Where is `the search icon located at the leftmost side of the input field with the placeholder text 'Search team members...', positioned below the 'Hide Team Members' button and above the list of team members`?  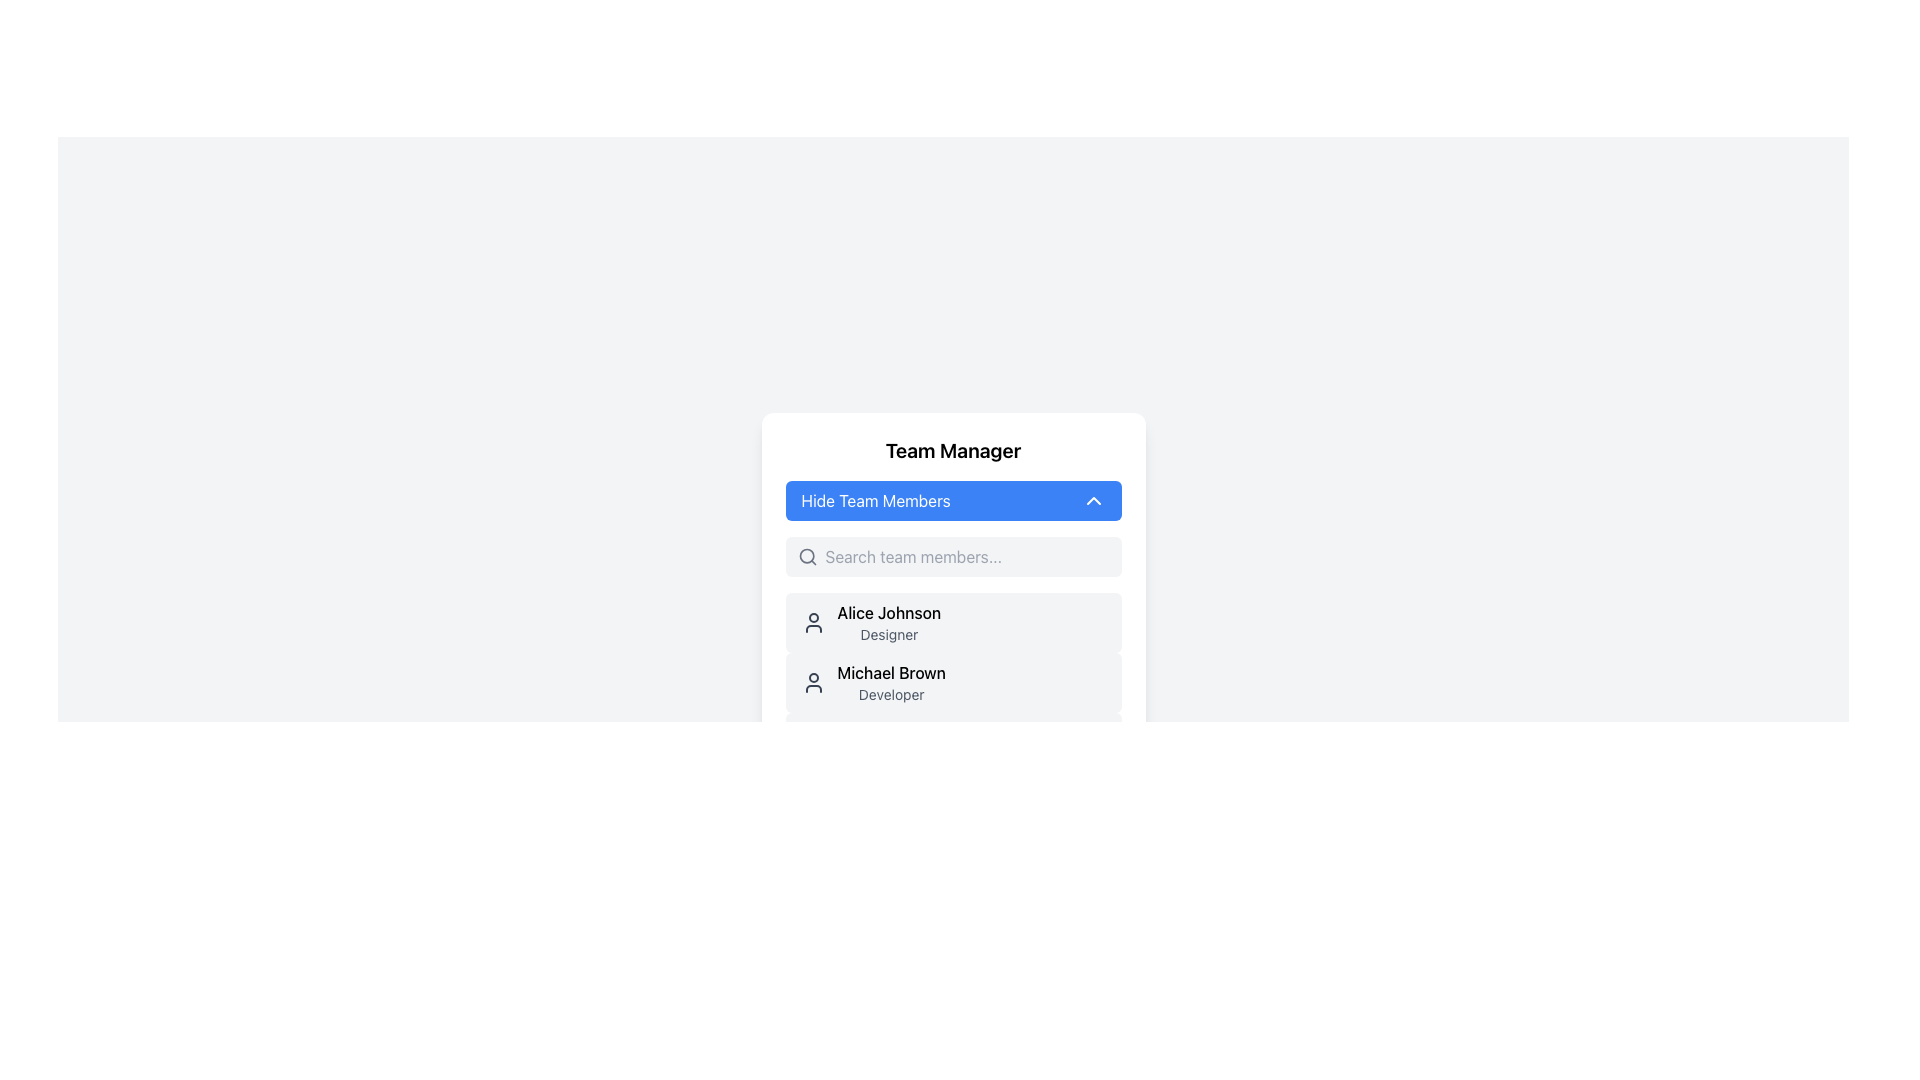 the search icon located at the leftmost side of the input field with the placeholder text 'Search team members...', positioned below the 'Hide Team Members' button and above the list of team members is located at coordinates (807, 556).